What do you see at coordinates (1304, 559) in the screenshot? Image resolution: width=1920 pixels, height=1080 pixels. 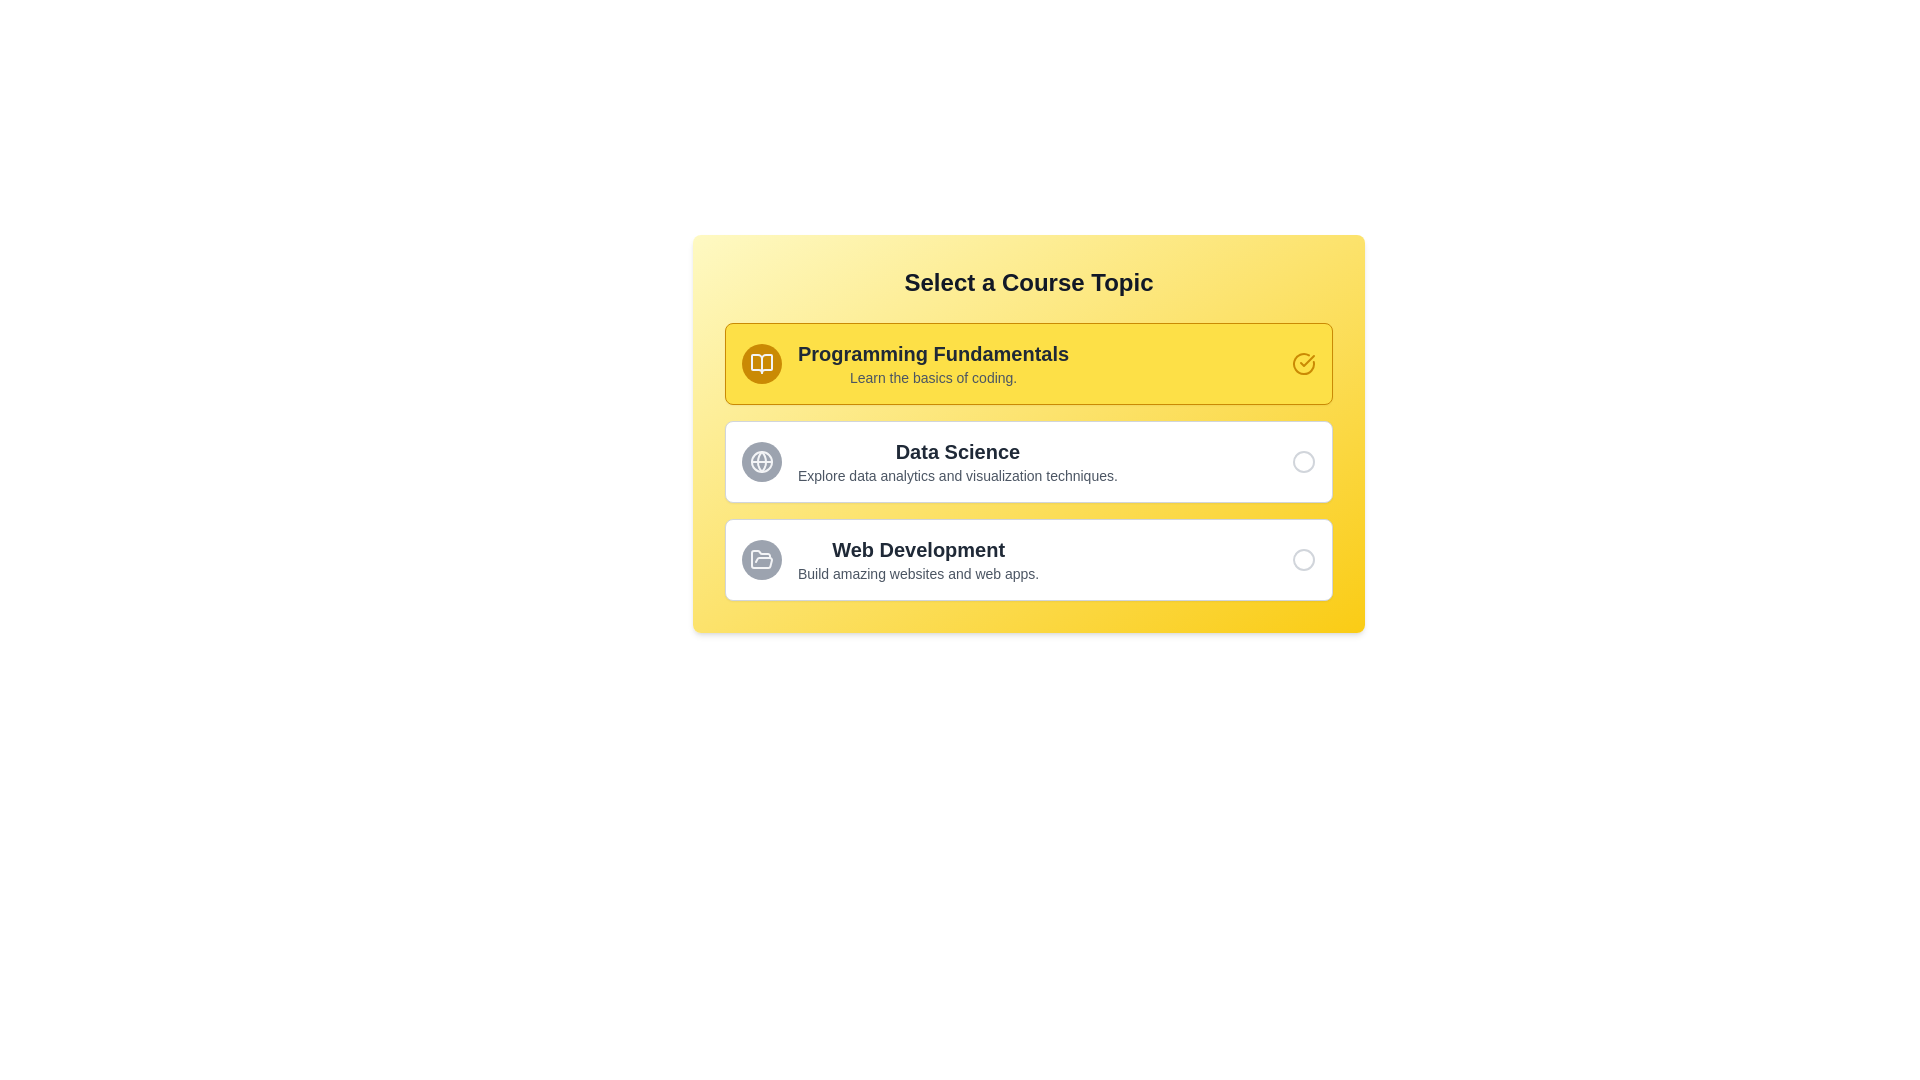 I see `the unselected radio button located at the far right of the 'Web Development' section to receive potential additional visual feedback` at bounding box center [1304, 559].